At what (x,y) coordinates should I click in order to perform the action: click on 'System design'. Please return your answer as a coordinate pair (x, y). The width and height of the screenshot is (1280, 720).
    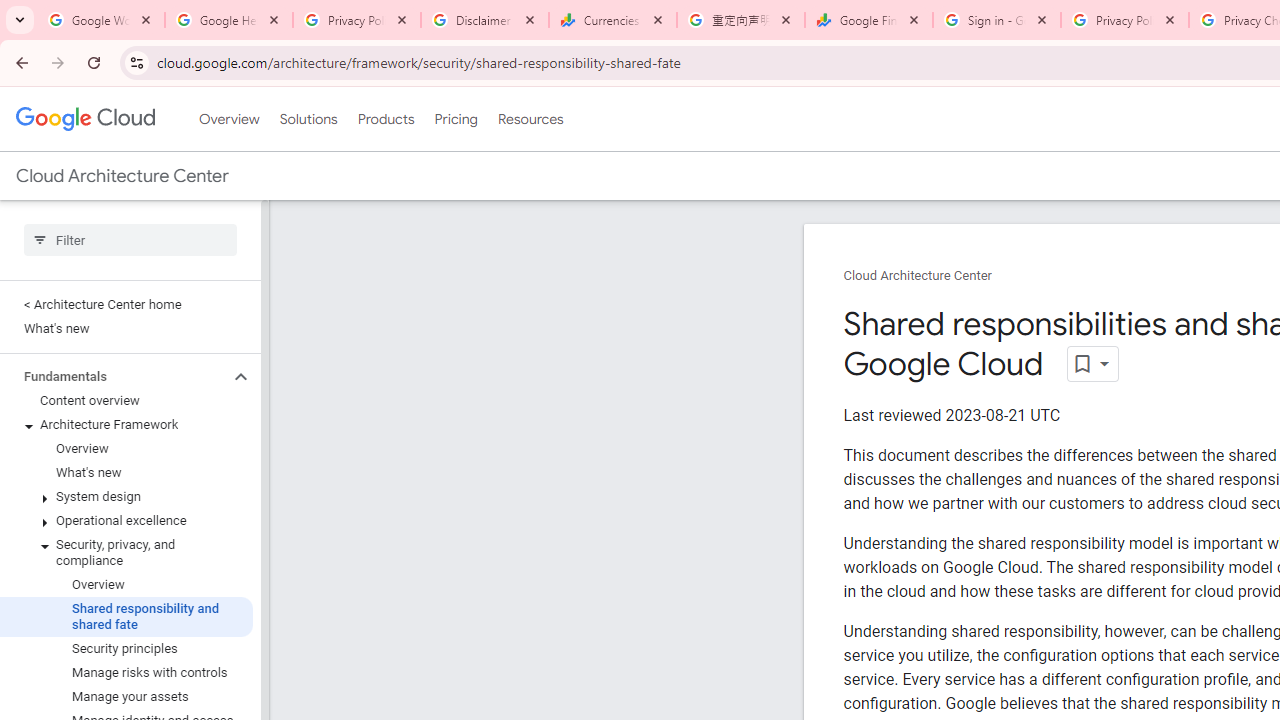
    Looking at the image, I should click on (125, 496).